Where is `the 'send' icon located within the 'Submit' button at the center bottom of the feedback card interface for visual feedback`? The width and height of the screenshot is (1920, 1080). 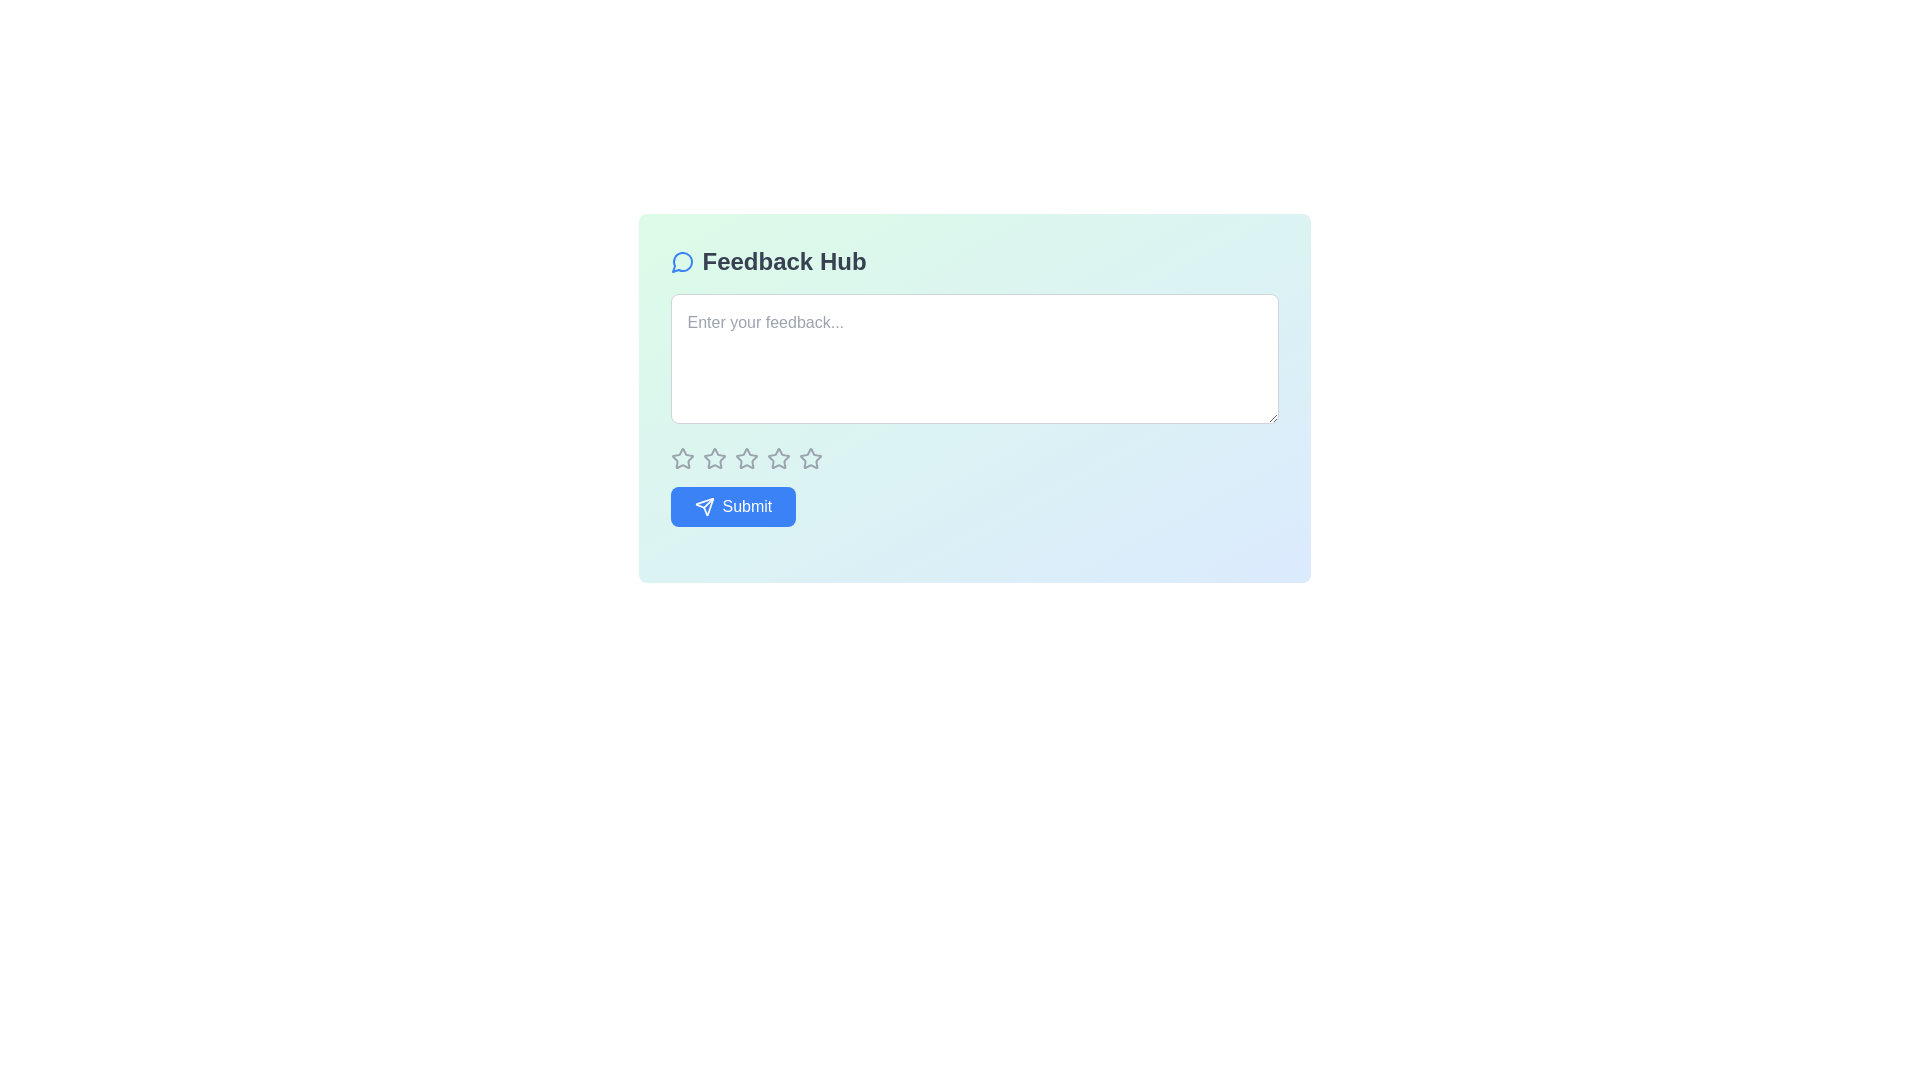
the 'send' icon located within the 'Submit' button at the center bottom of the feedback card interface for visual feedback is located at coordinates (704, 505).